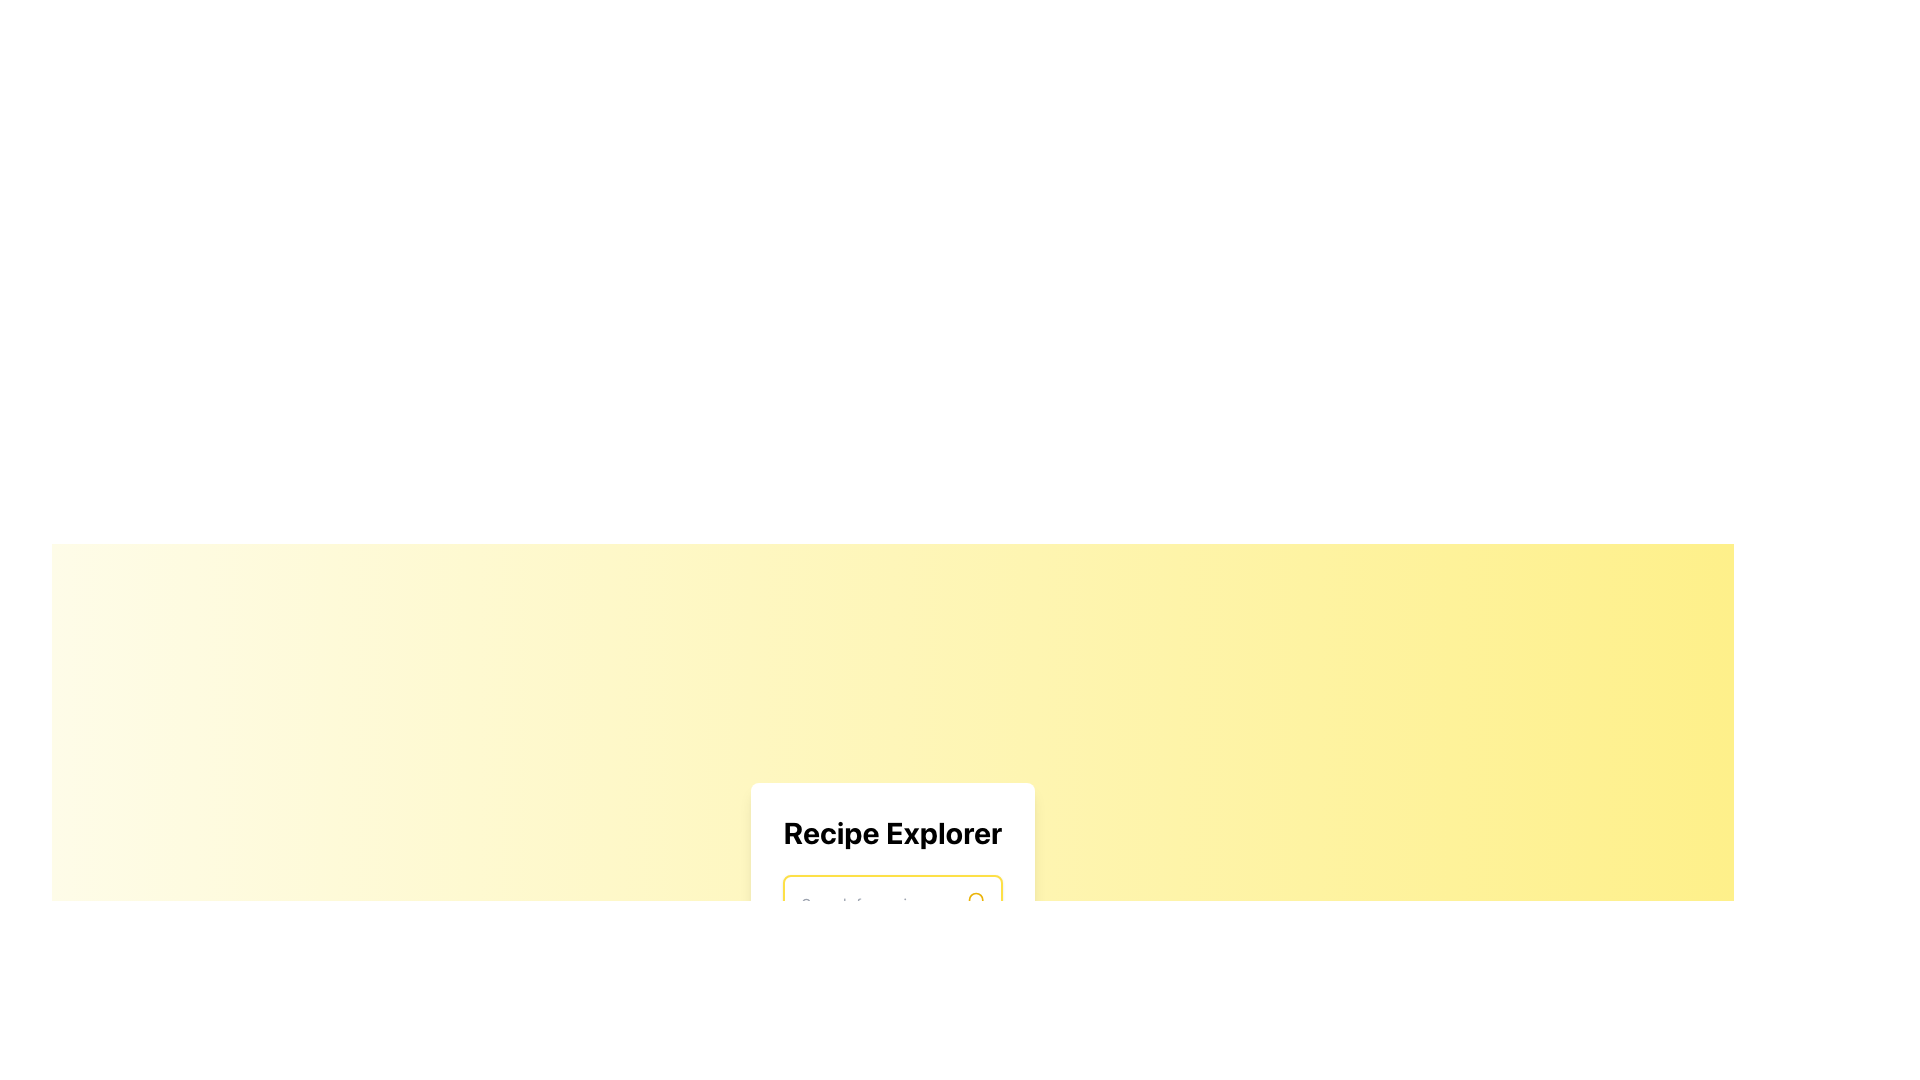 This screenshot has width=1920, height=1080. What do you see at coordinates (976, 900) in the screenshot?
I see `the magnifying glass icon with a yellow stroke located at the top right corner of the white search input field` at bounding box center [976, 900].